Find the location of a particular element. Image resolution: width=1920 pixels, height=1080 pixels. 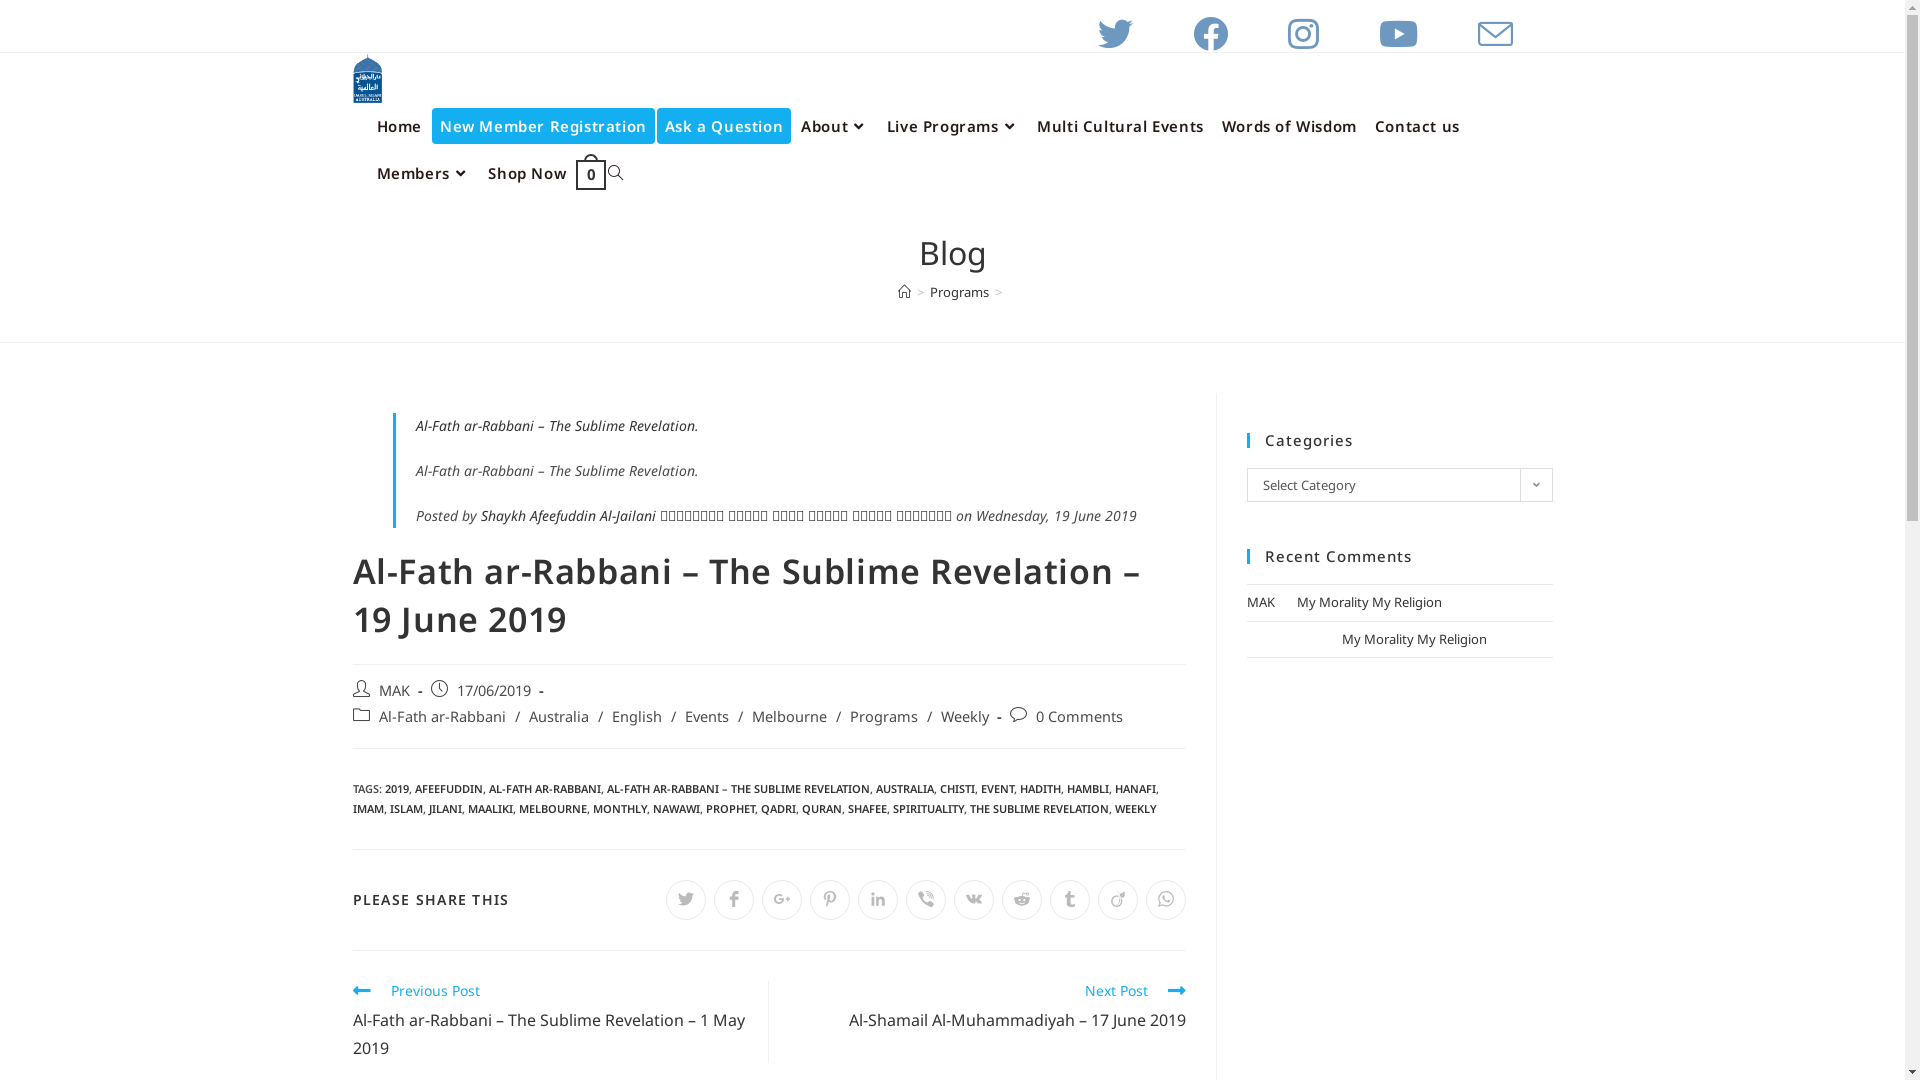

'HAMBLI' is located at coordinates (1085, 787).